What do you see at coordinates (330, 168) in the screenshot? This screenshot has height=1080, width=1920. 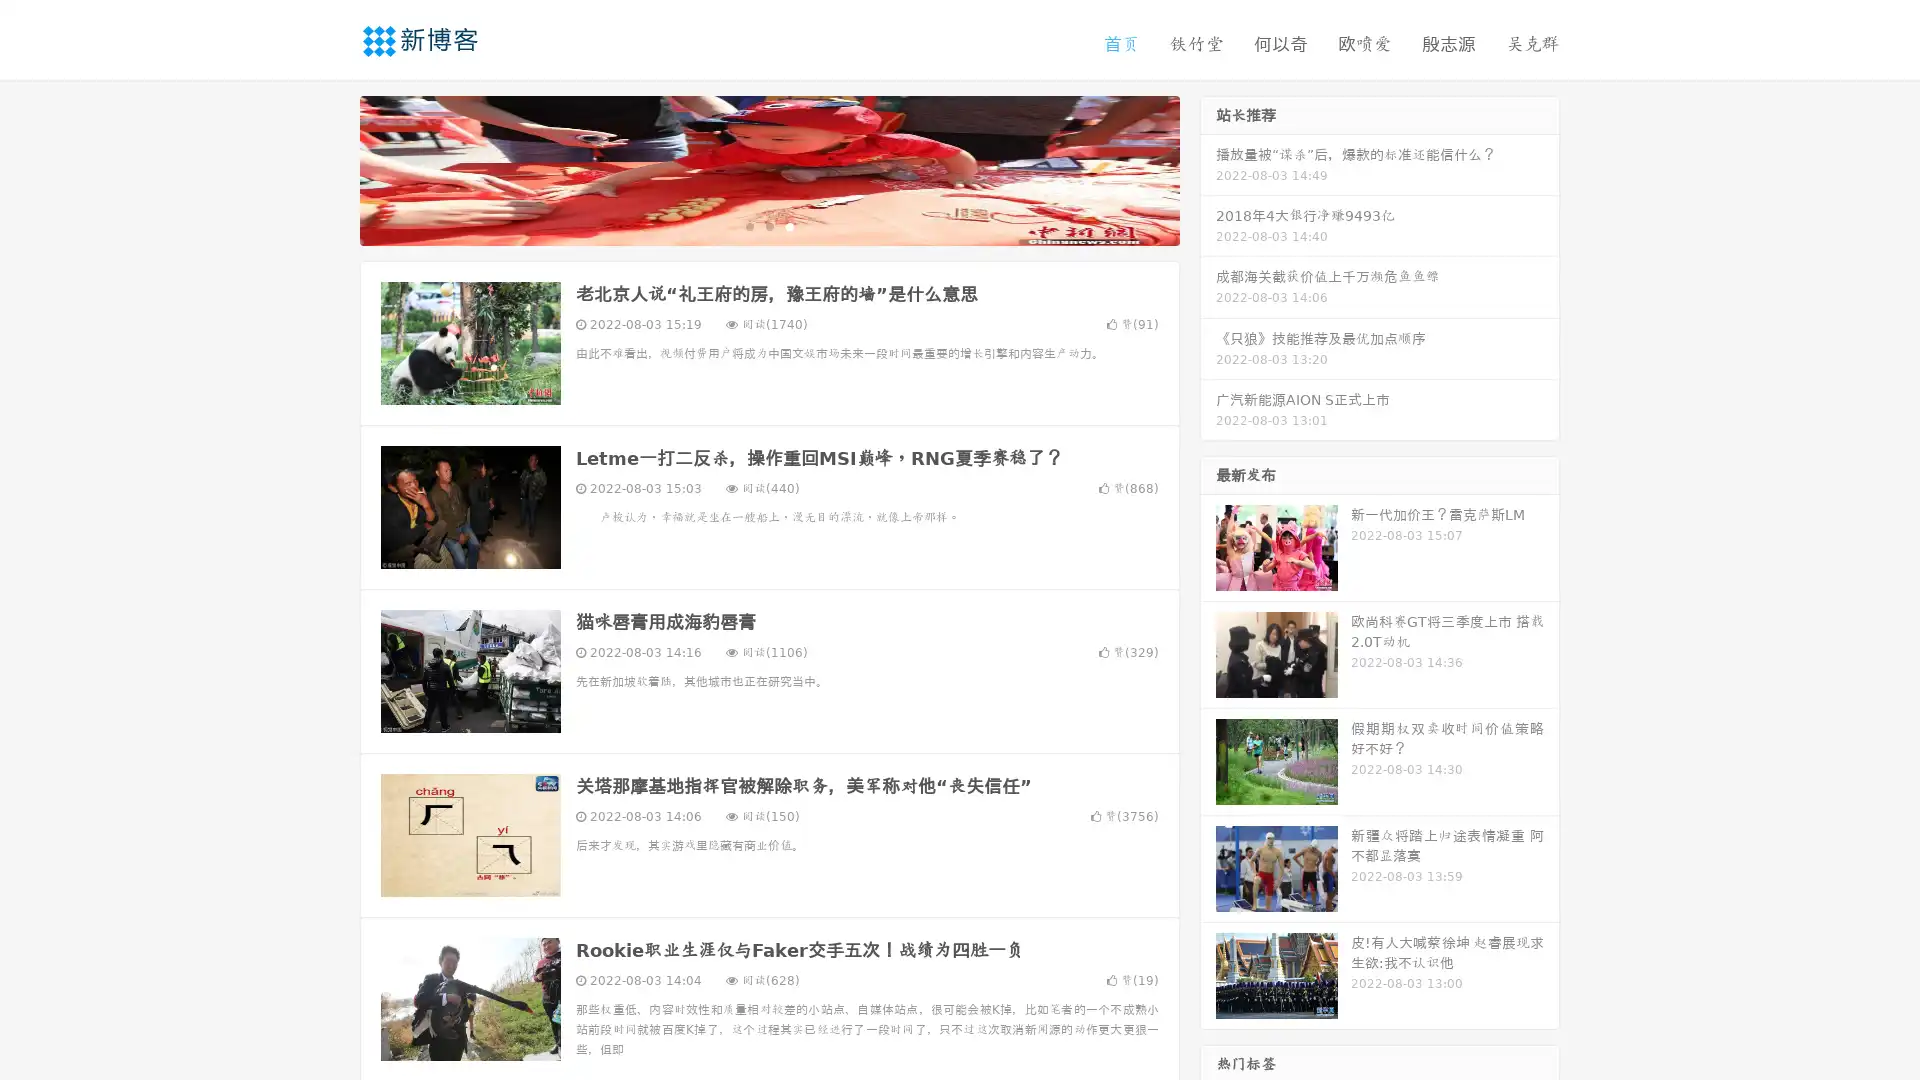 I see `Previous slide` at bounding box center [330, 168].